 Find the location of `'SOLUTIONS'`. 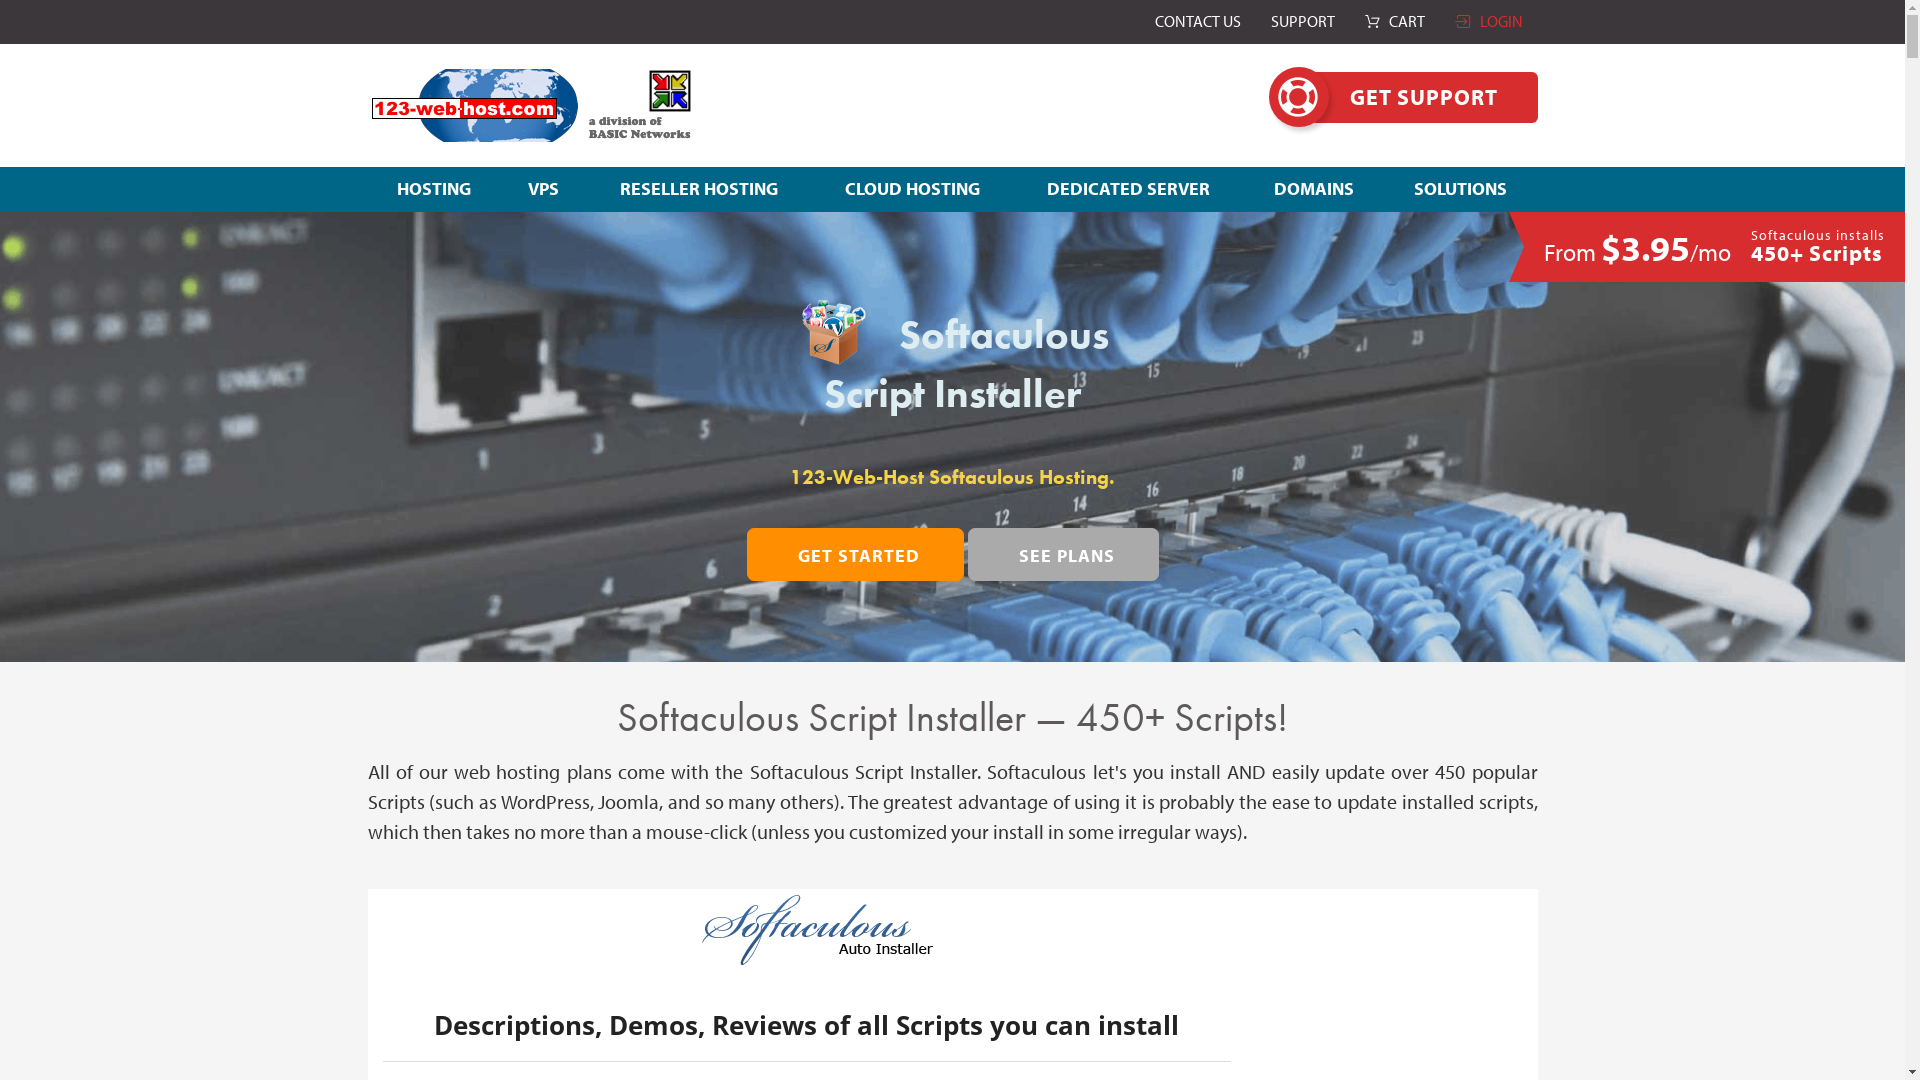

'SOLUTIONS' is located at coordinates (1460, 188).